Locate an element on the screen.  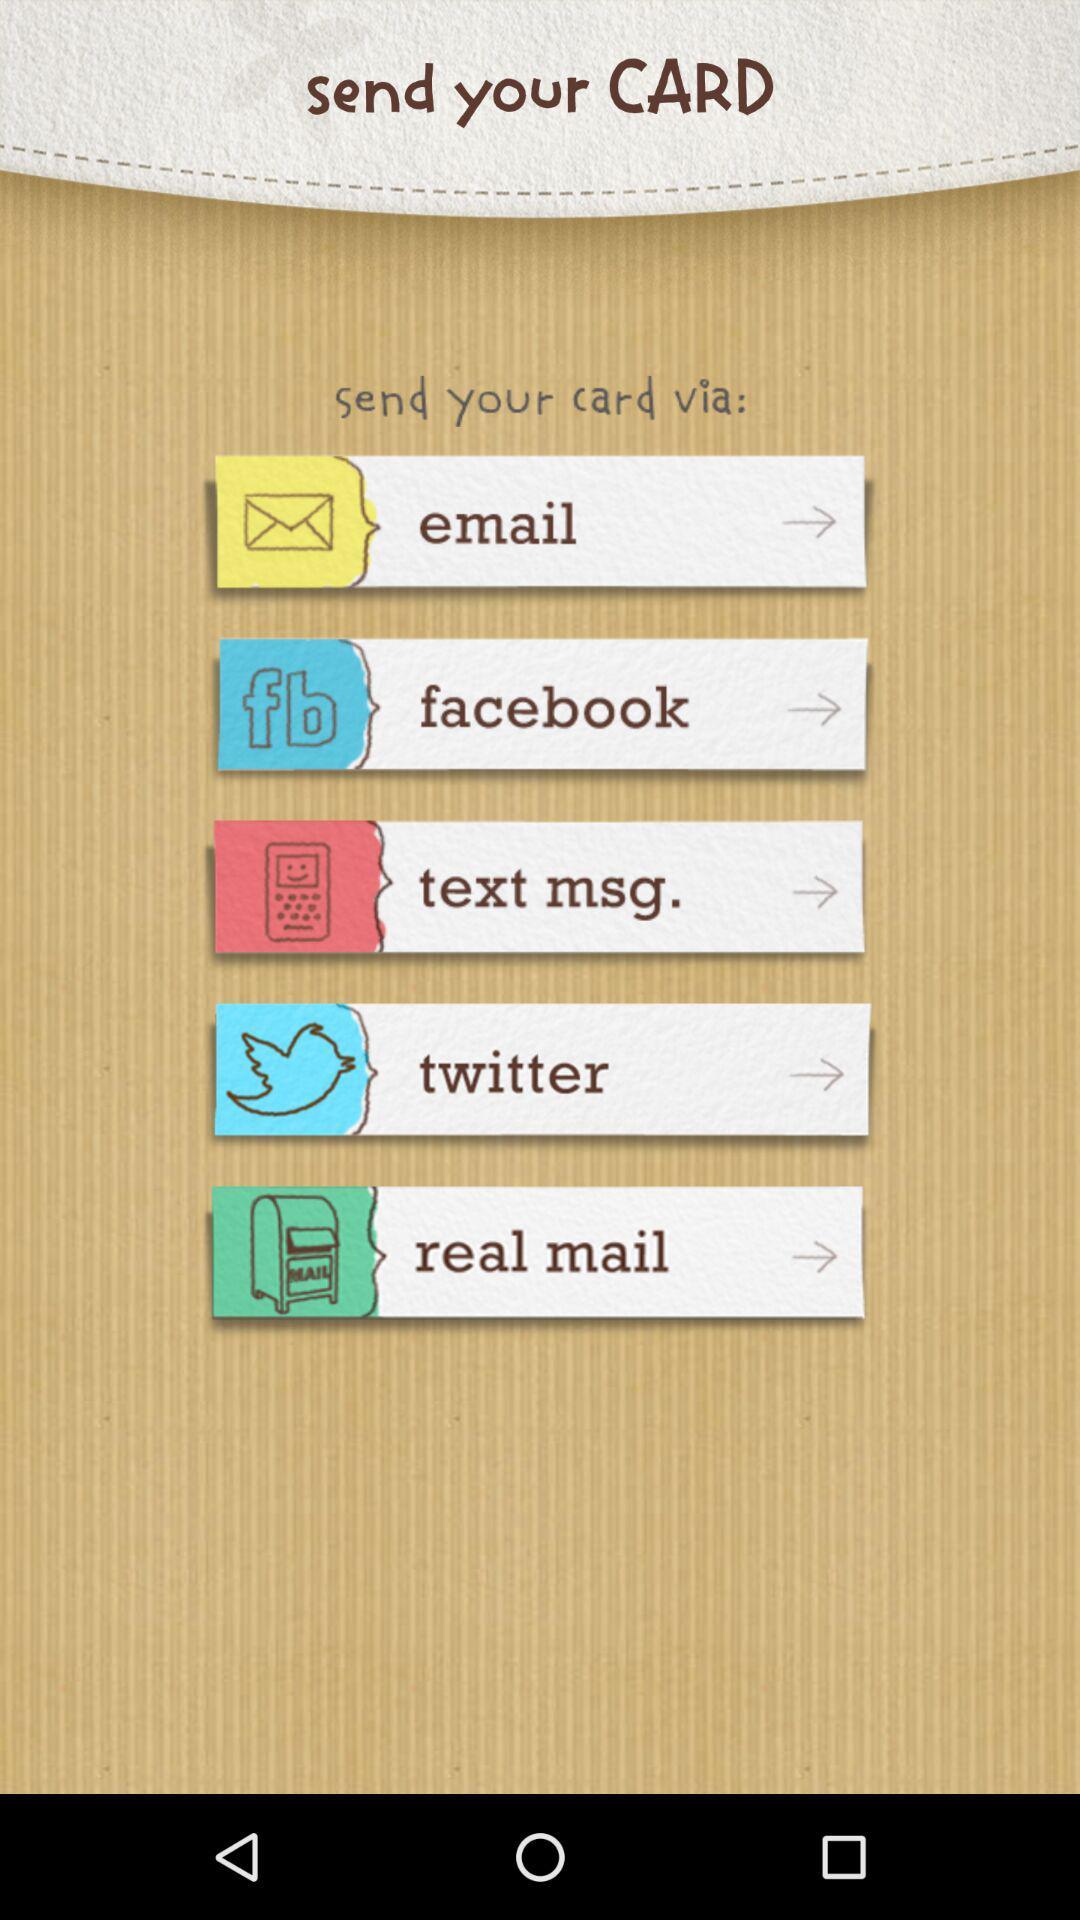
send card by text message is located at coordinates (540, 897).